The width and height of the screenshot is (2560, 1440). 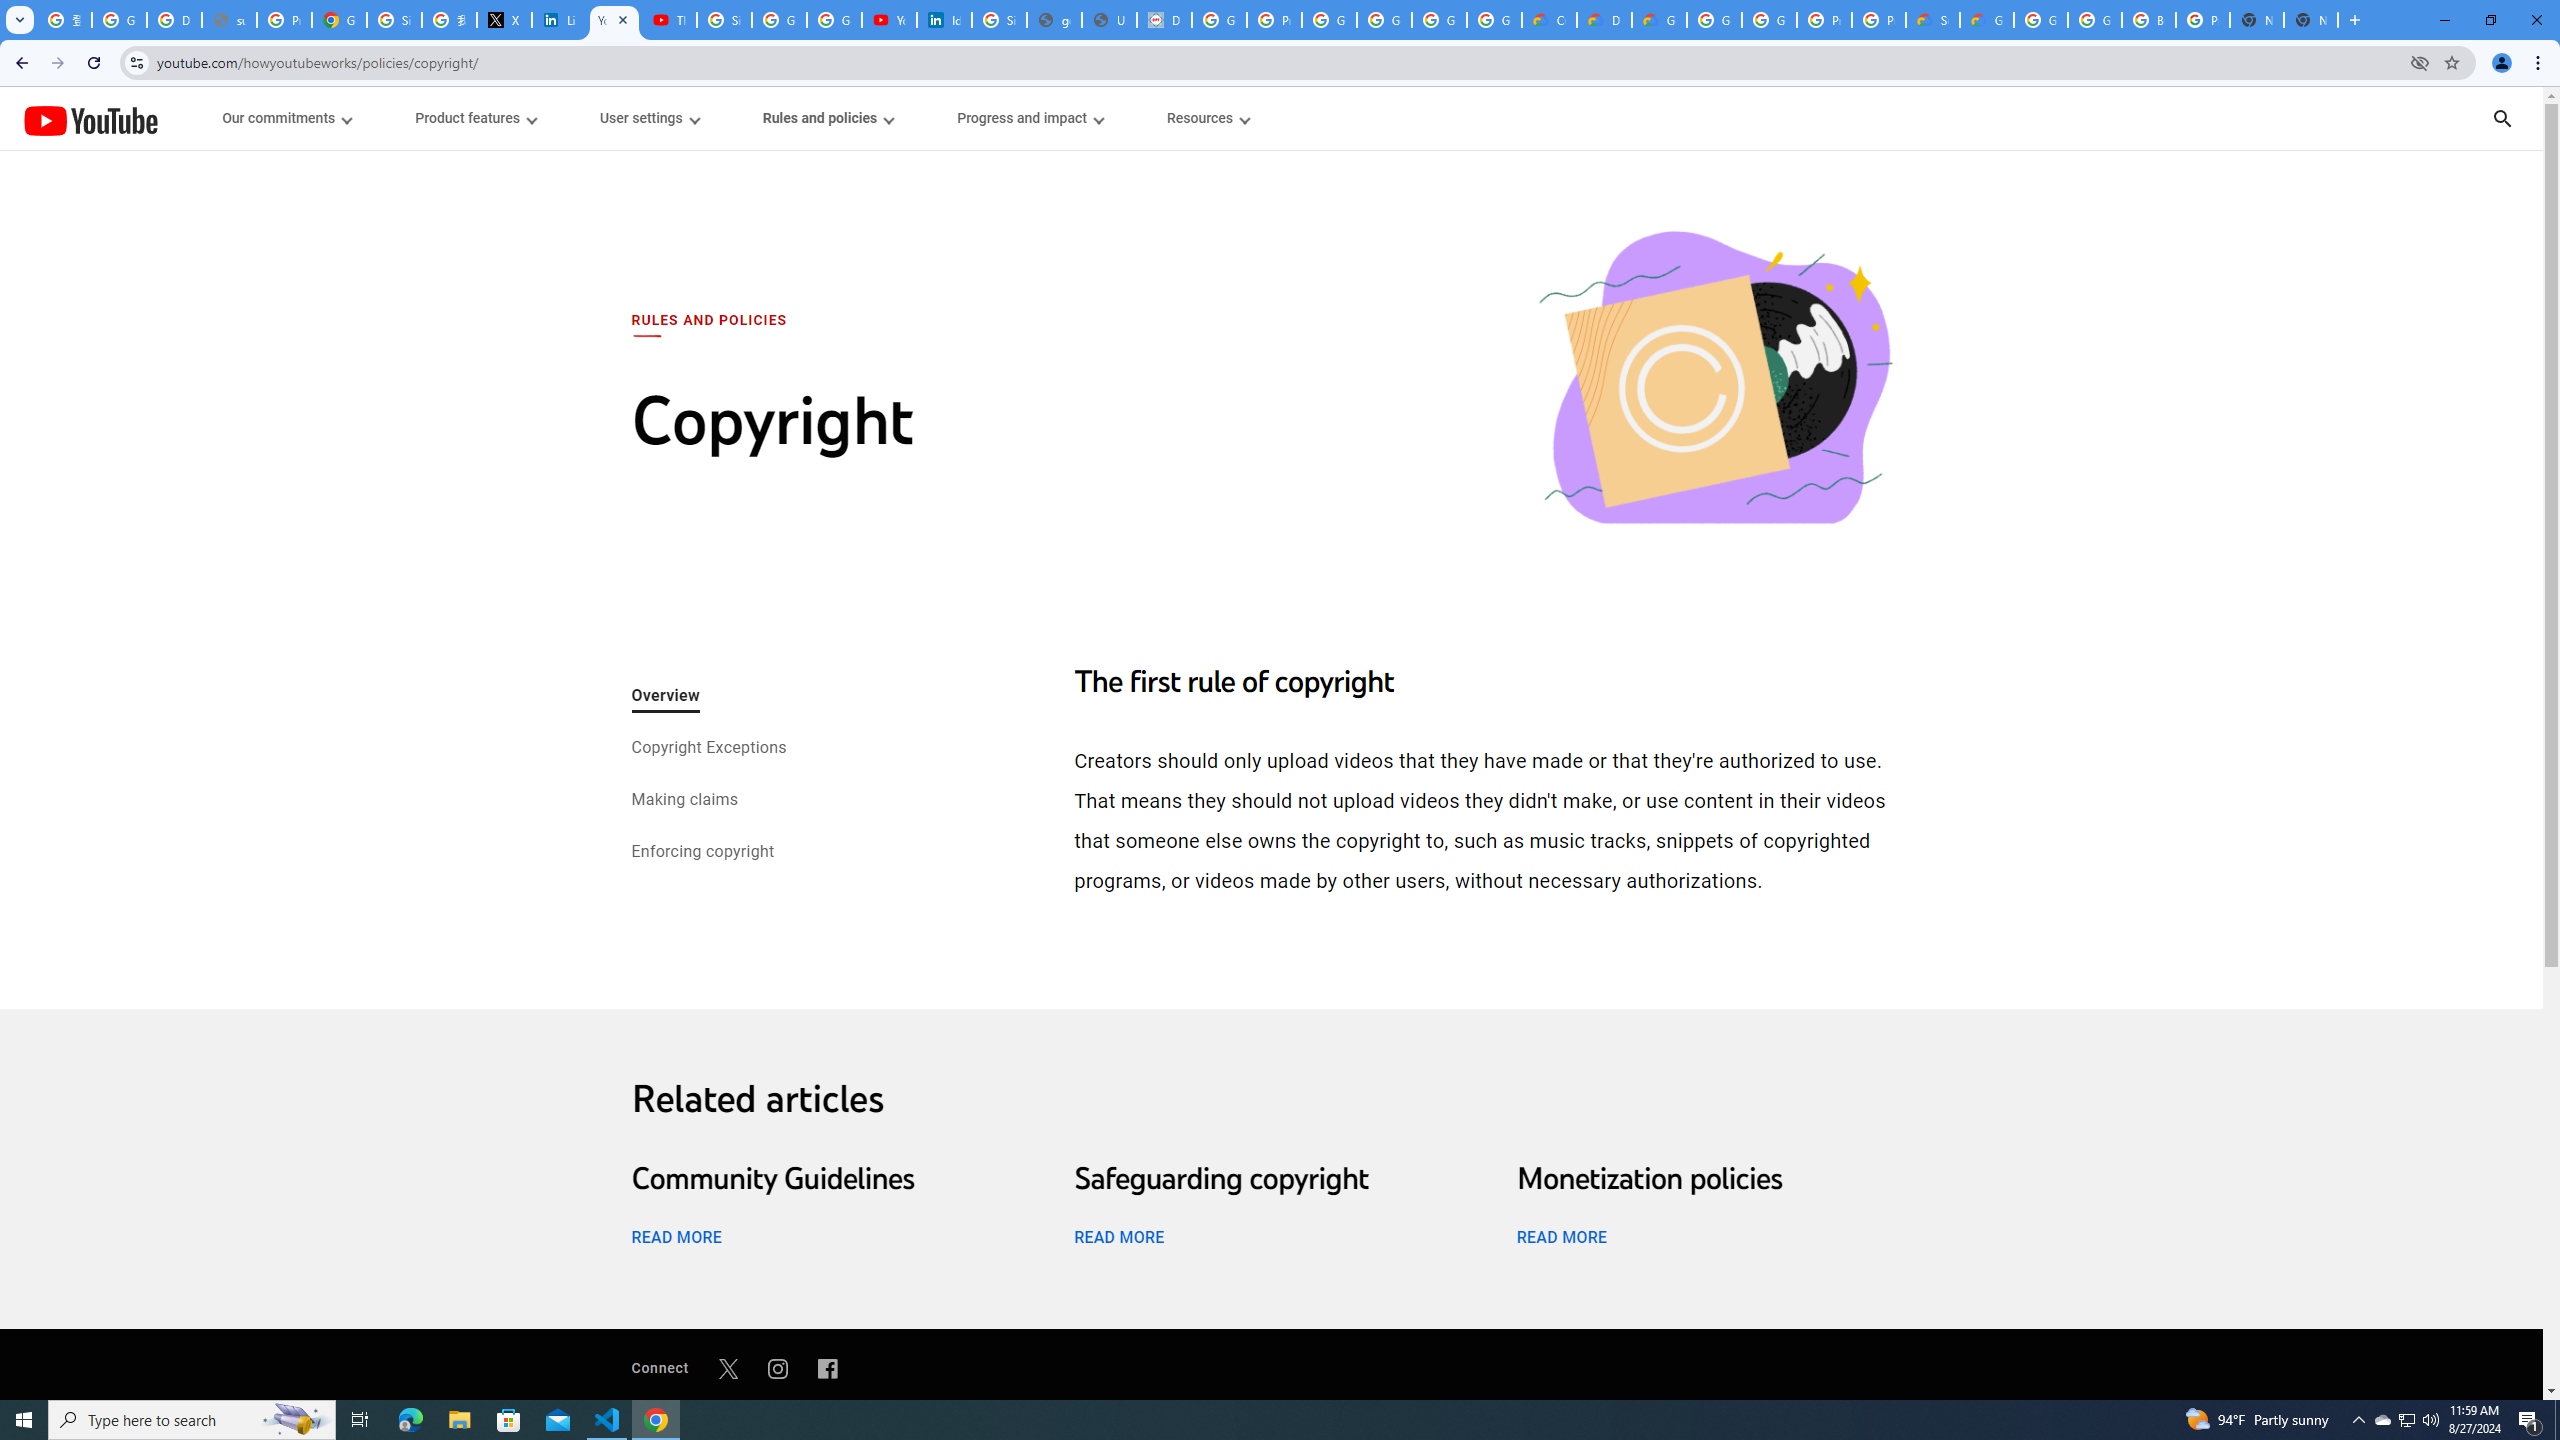 What do you see at coordinates (19, 19) in the screenshot?
I see `'Search tabs'` at bounding box center [19, 19].